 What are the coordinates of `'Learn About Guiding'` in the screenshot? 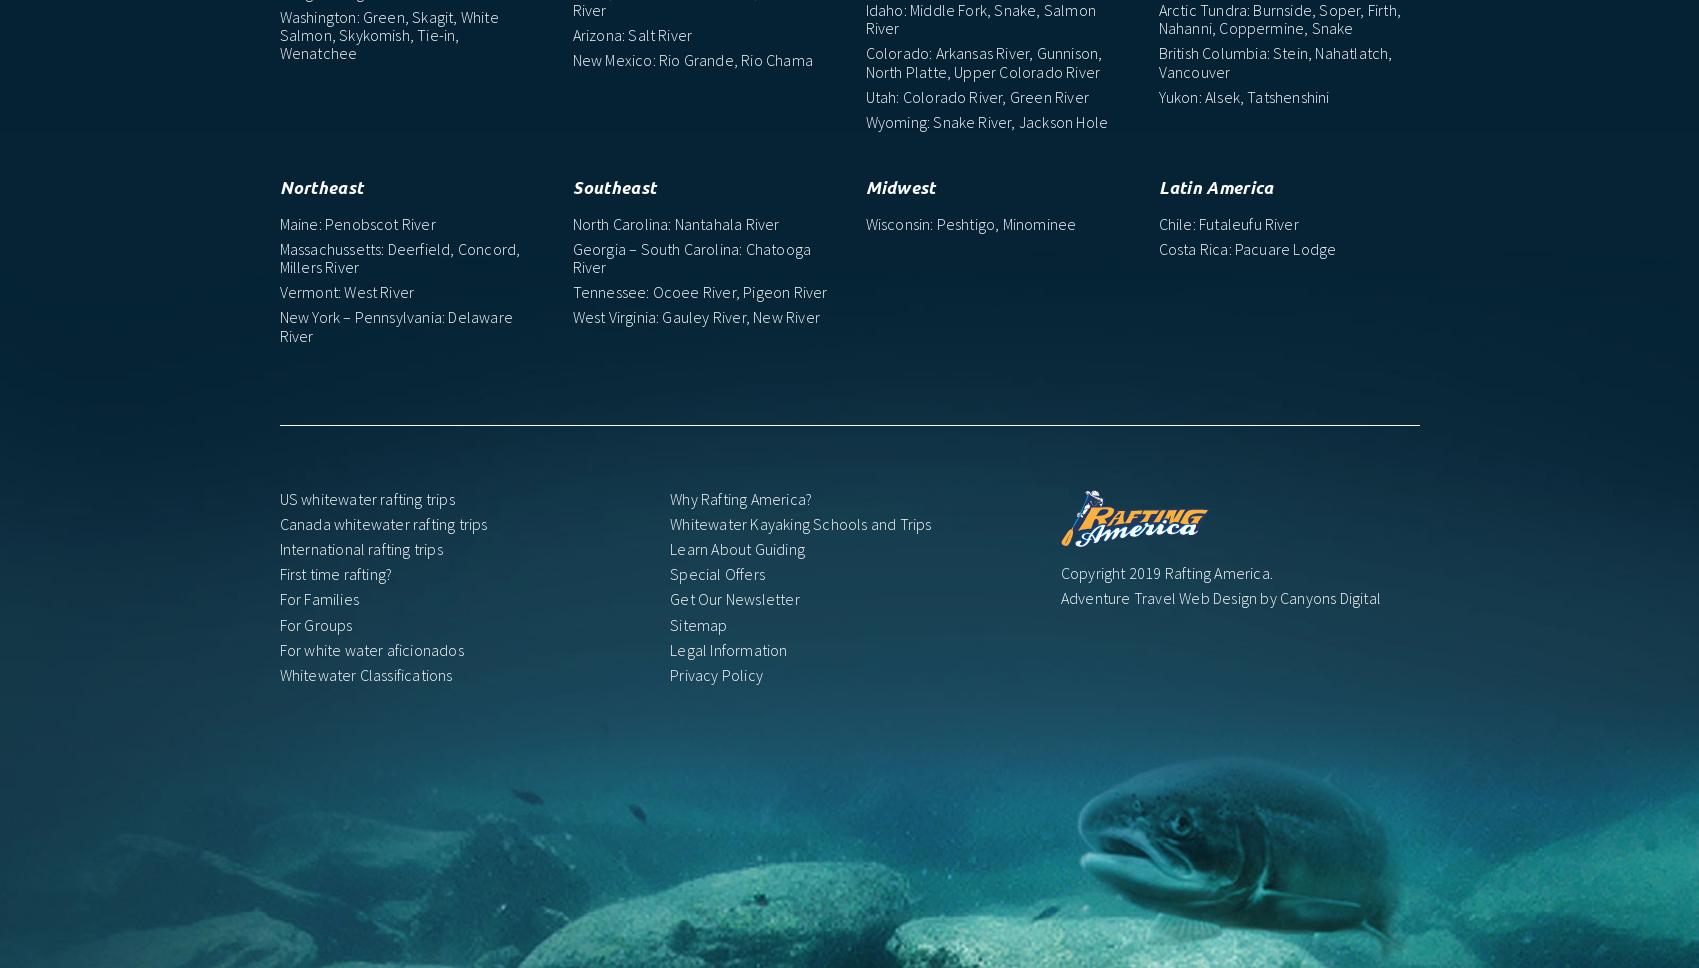 It's located at (736, 547).